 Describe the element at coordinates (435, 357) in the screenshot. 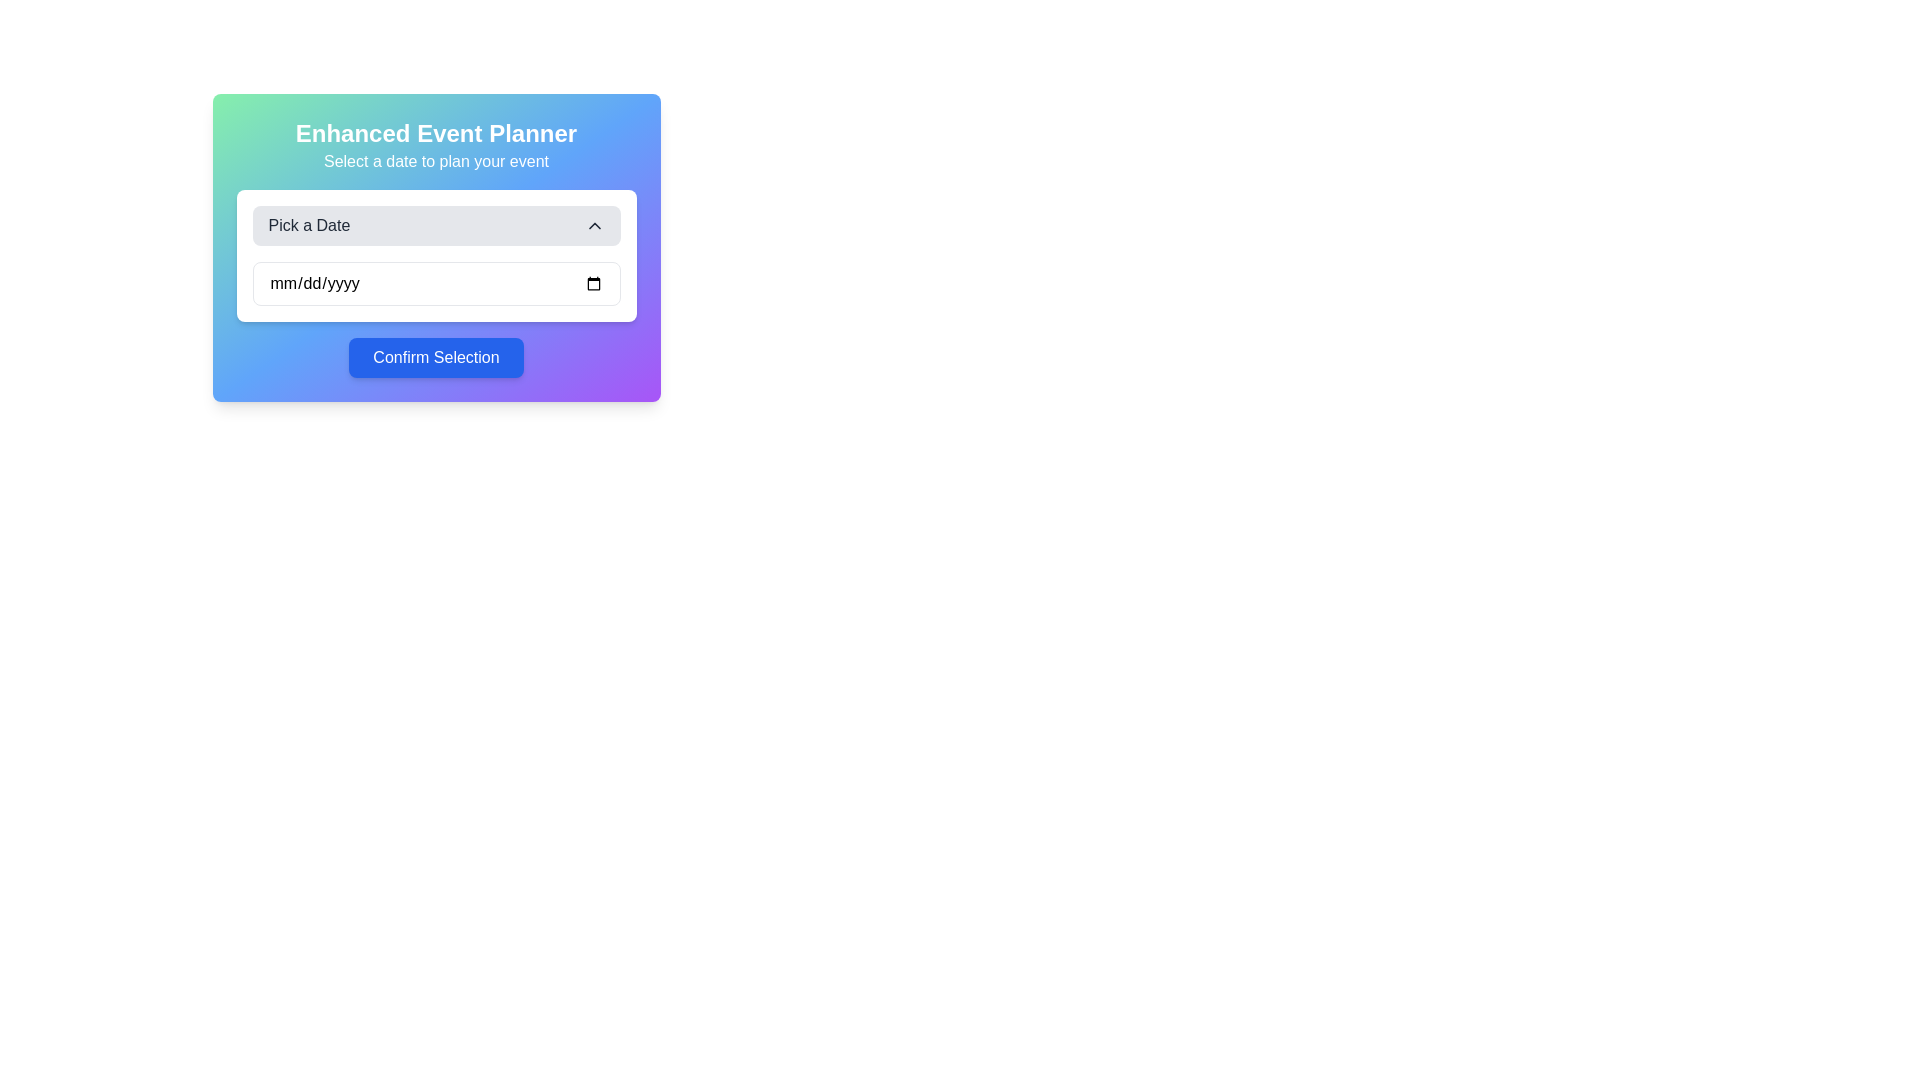

I see `the confirmation button located at the bottom of the card-like panel with a gradient background` at that location.